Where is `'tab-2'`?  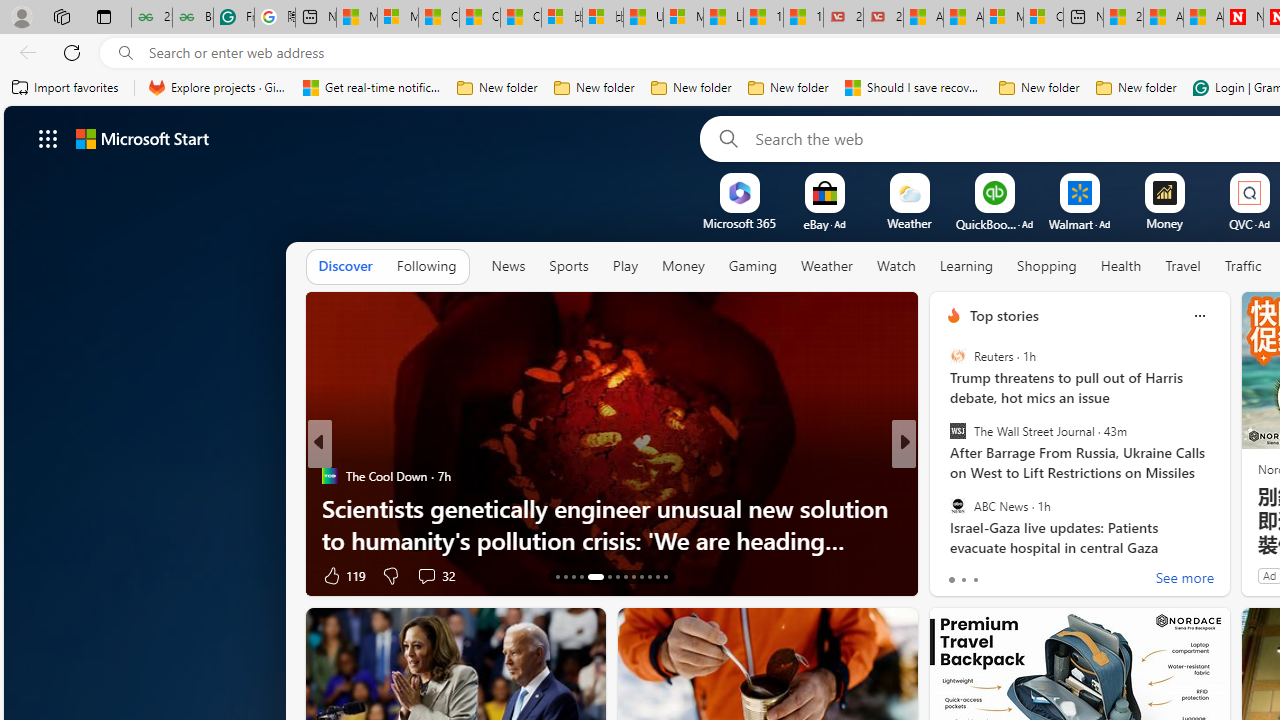
'tab-2' is located at coordinates (975, 579).